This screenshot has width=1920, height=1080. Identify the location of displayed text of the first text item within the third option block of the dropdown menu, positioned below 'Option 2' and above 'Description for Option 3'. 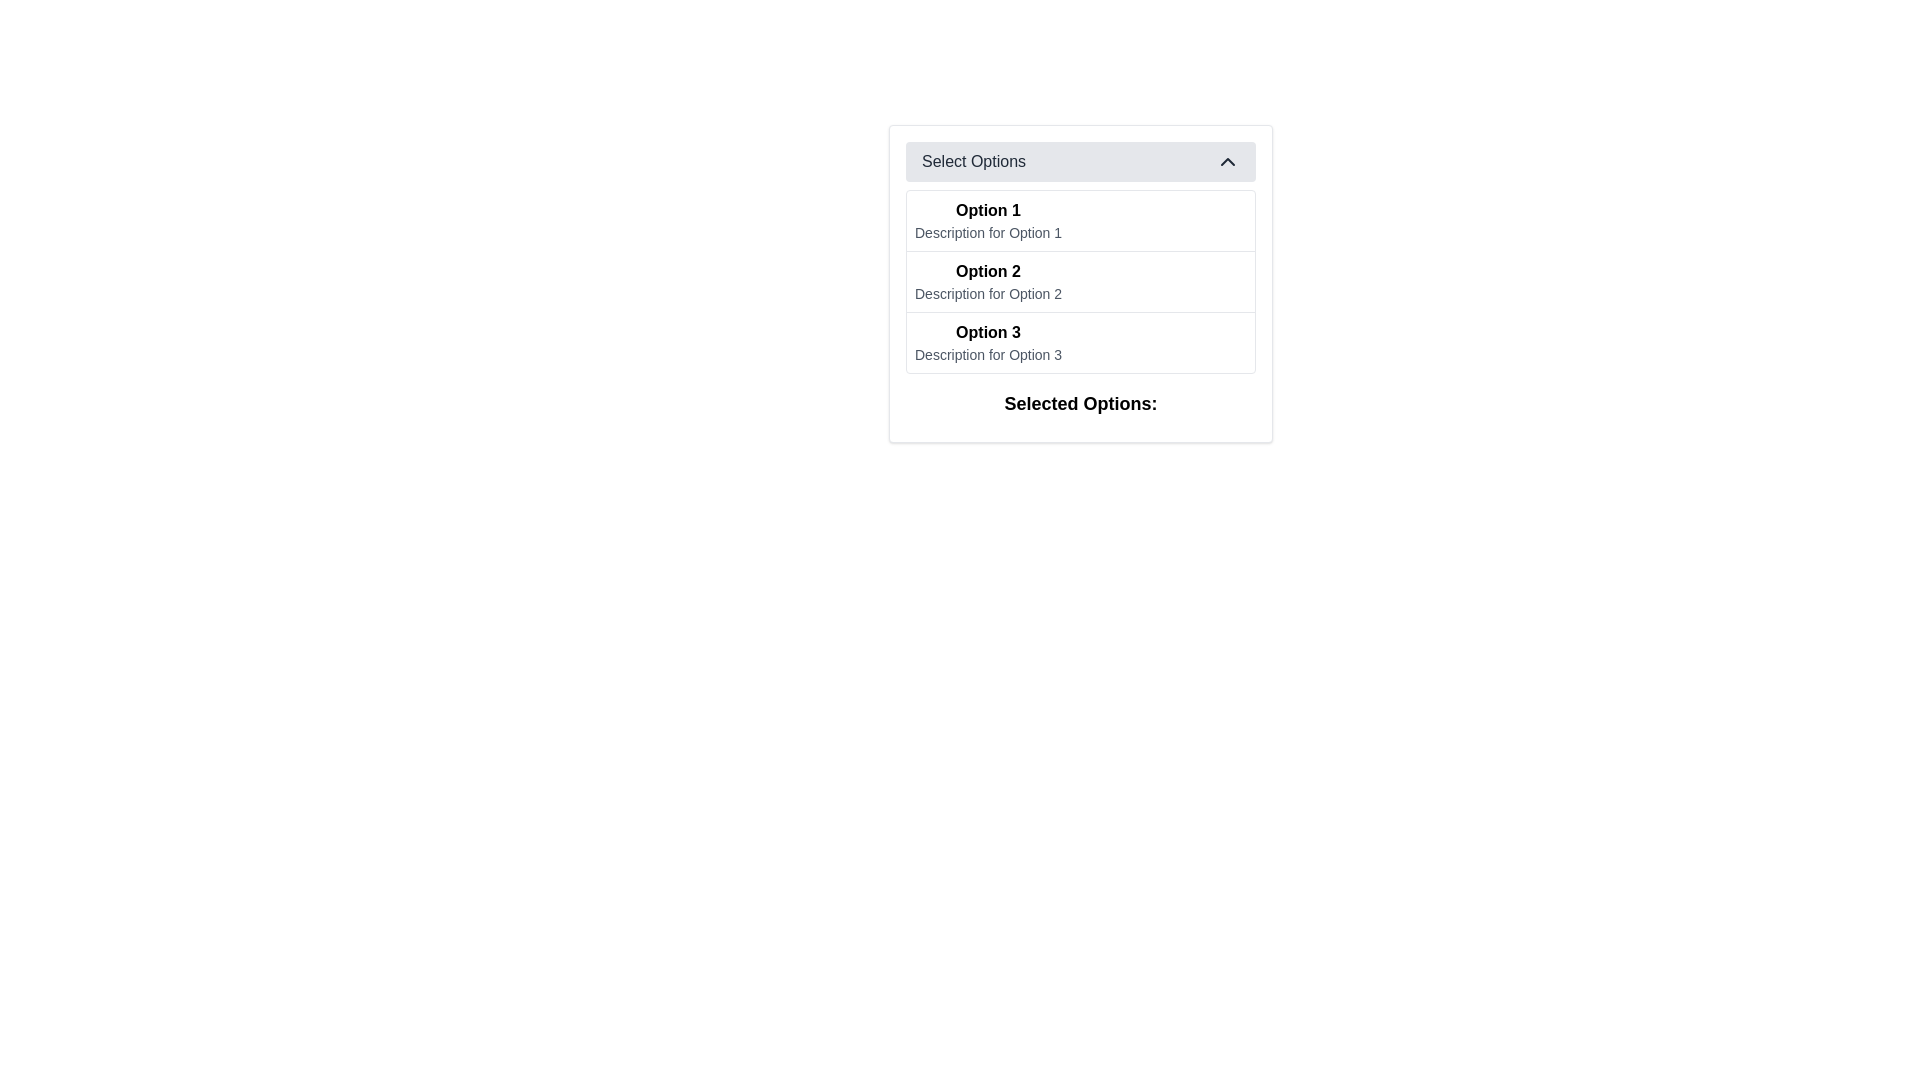
(988, 331).